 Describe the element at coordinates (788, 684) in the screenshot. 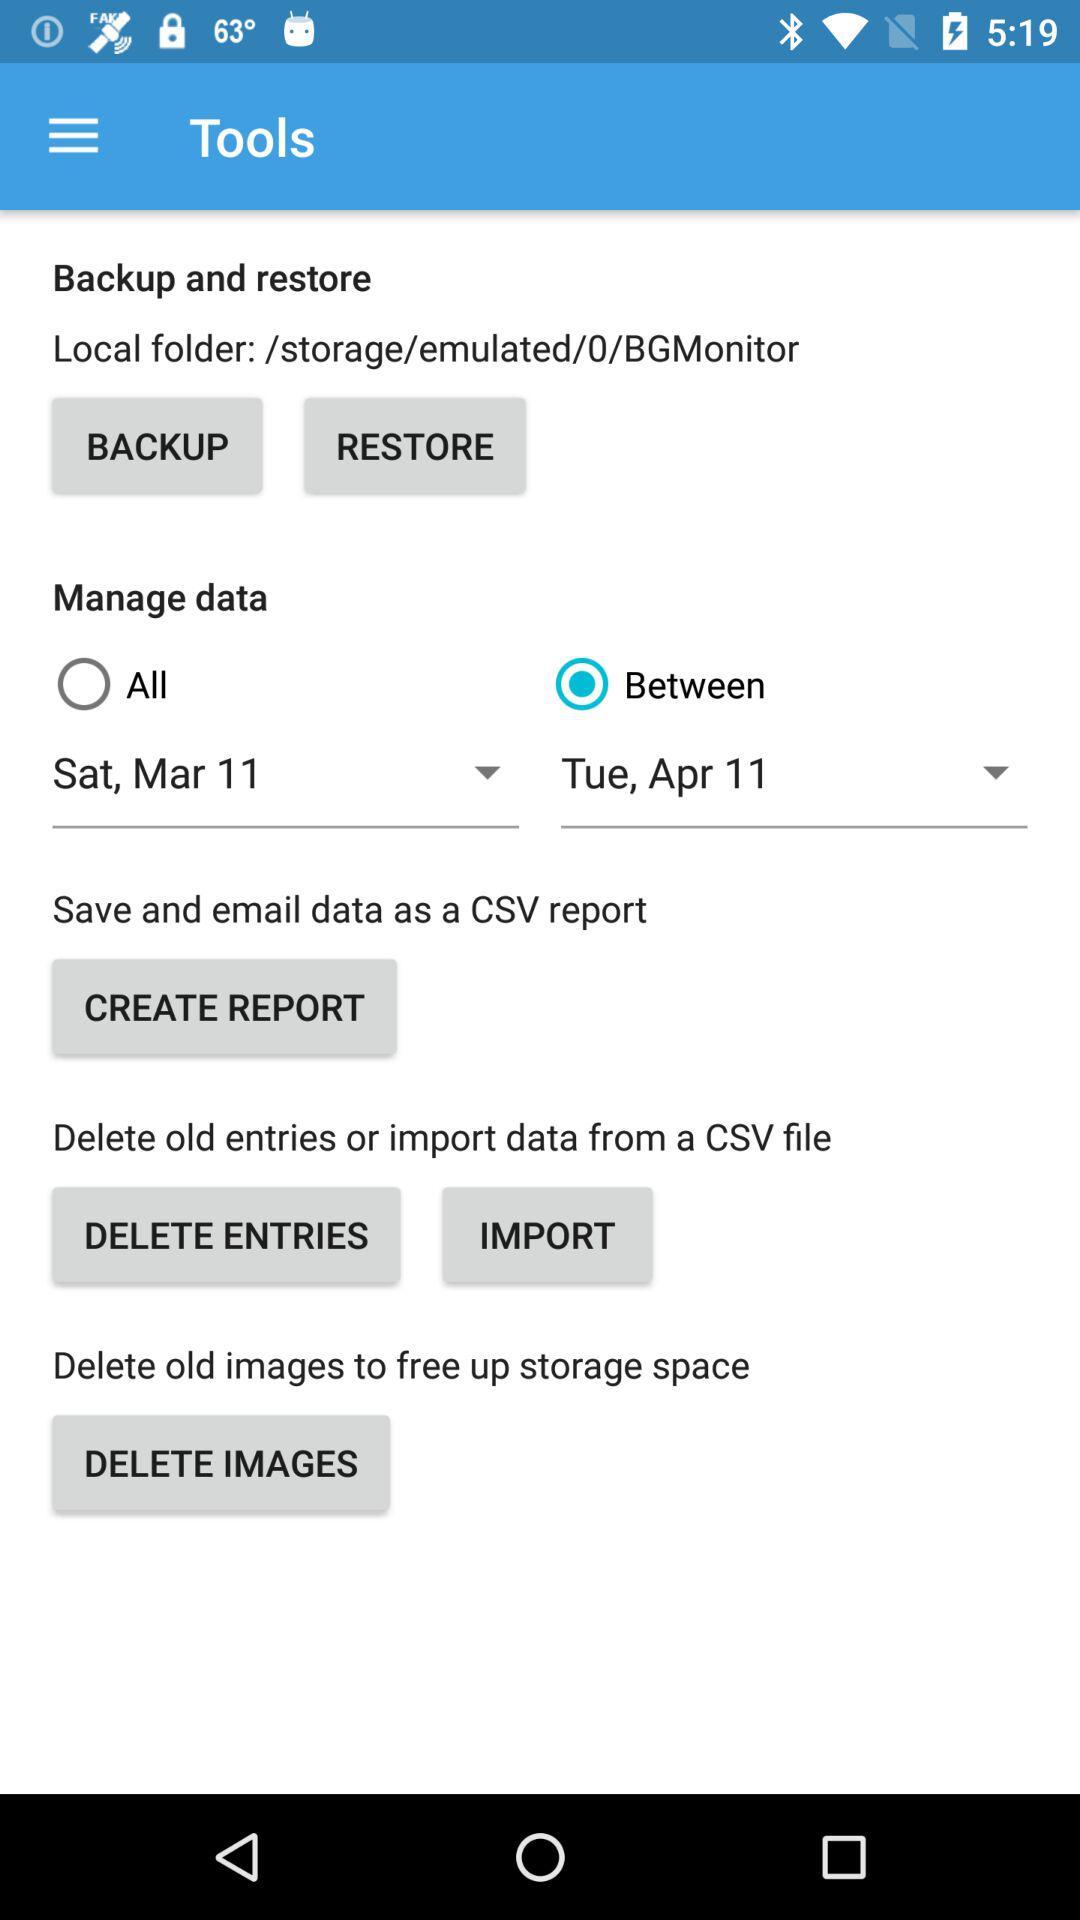

I see `the item below restore item` at that location.